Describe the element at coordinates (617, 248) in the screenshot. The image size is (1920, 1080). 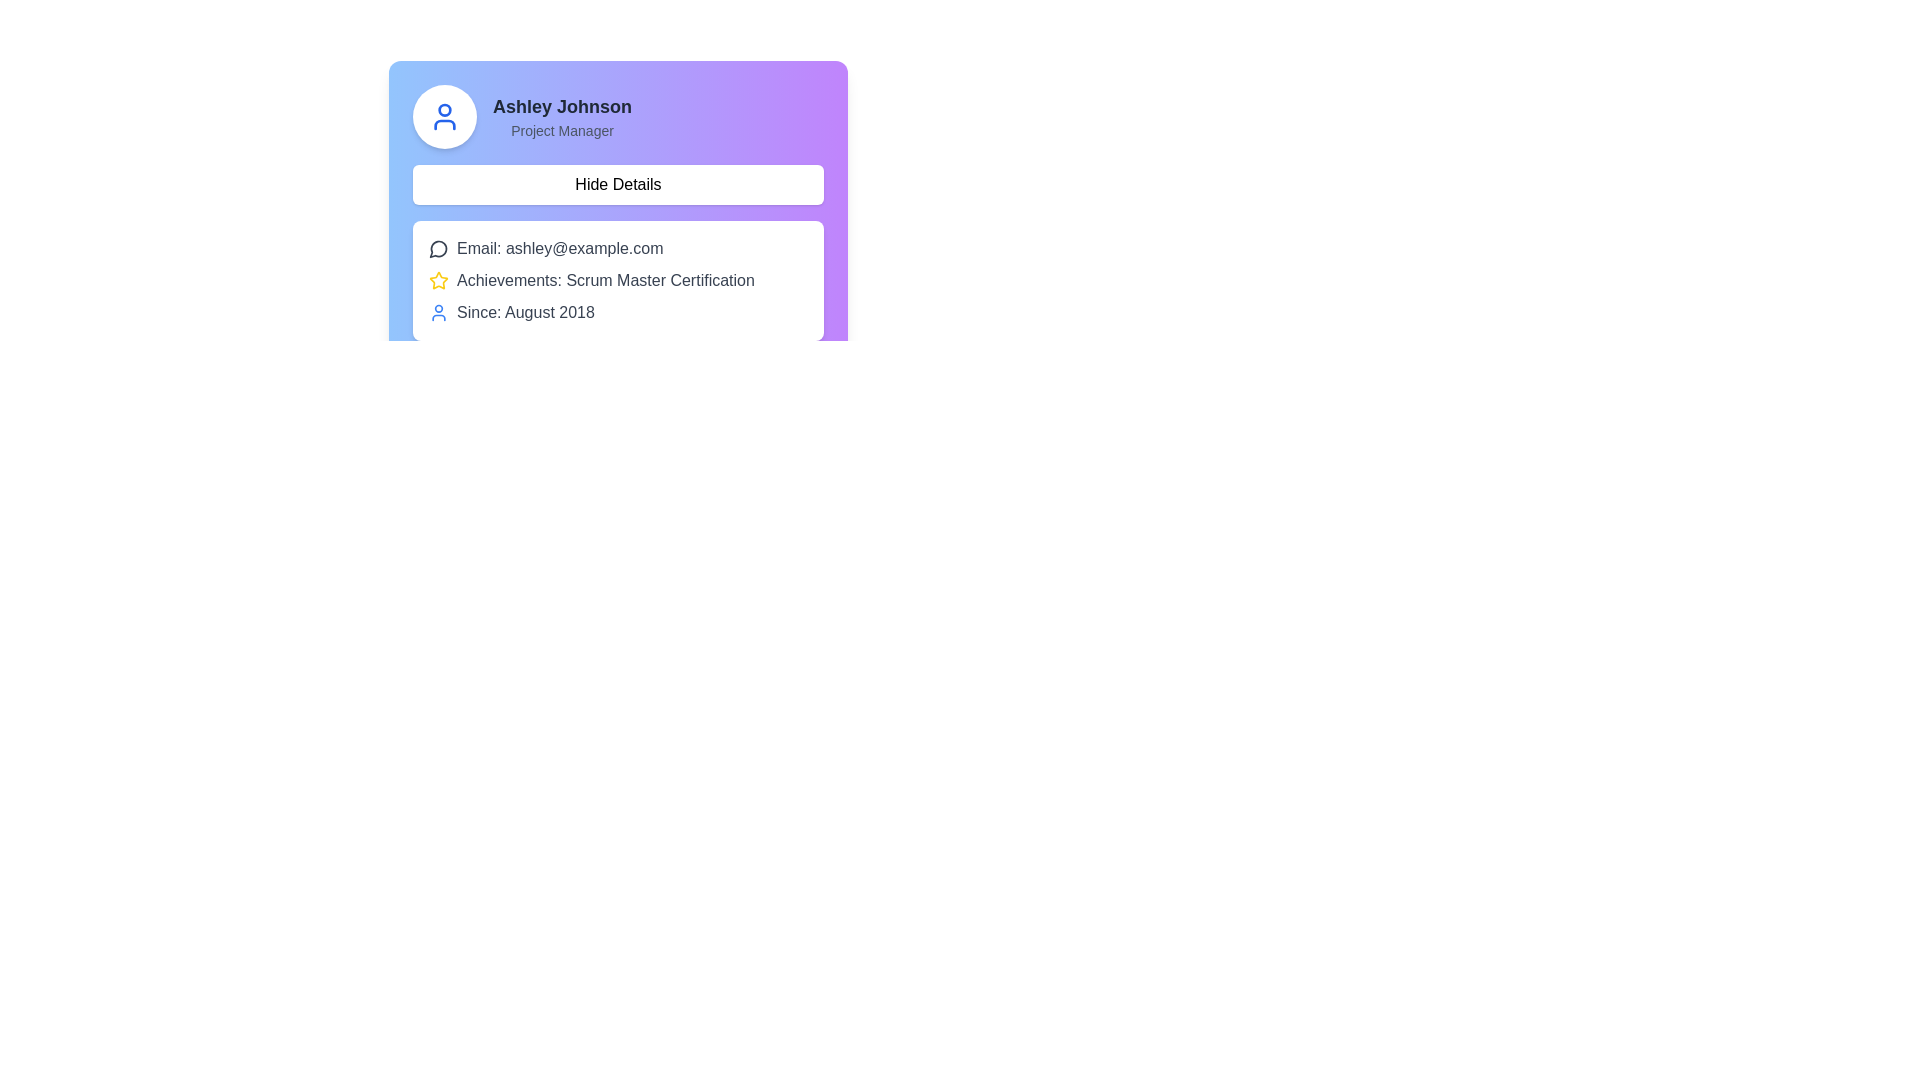
I see `the label displaying 'Email: ashley@example.com' that is paired with a message bubble icon, which is the first element in a vertical list of labels` at that location.